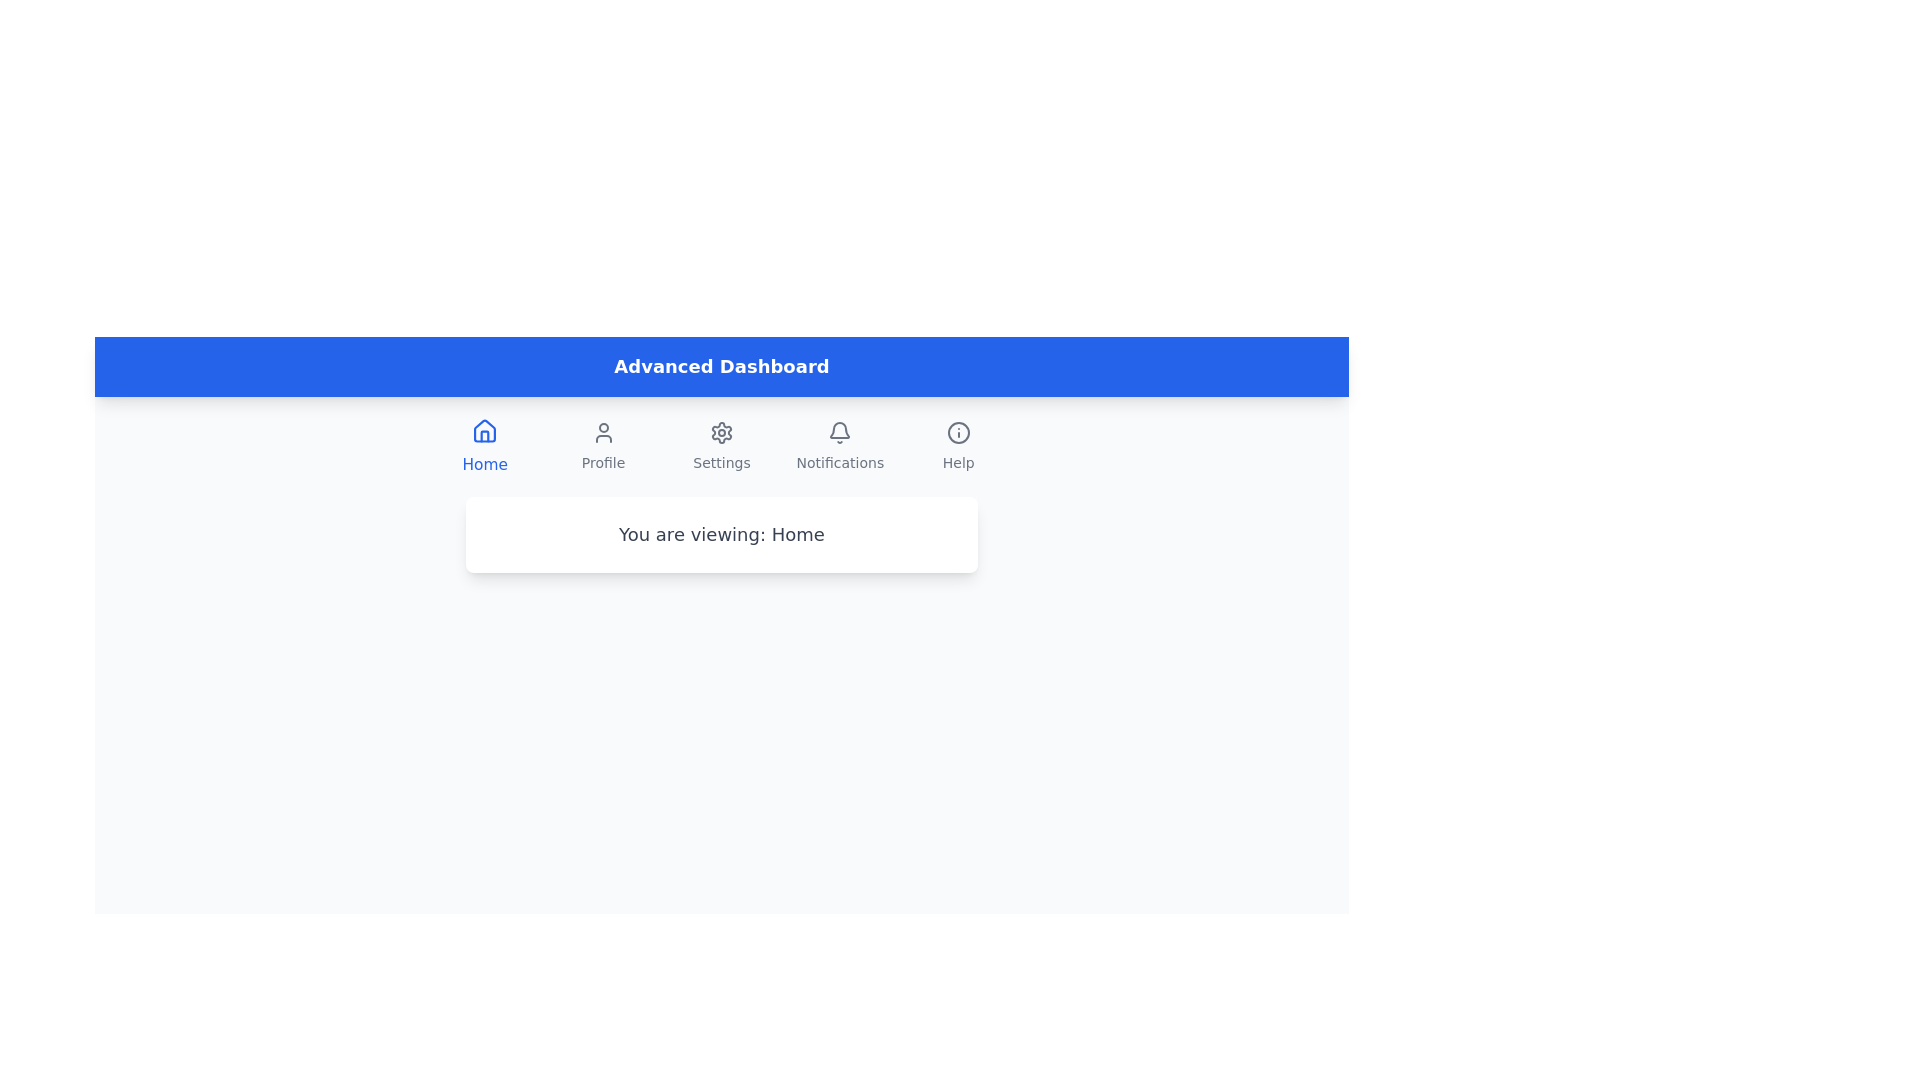 The image size is (1920, 1080). I want to click on the house-shaped icon outlined in blue in the navigation bar, so click(484, 430).